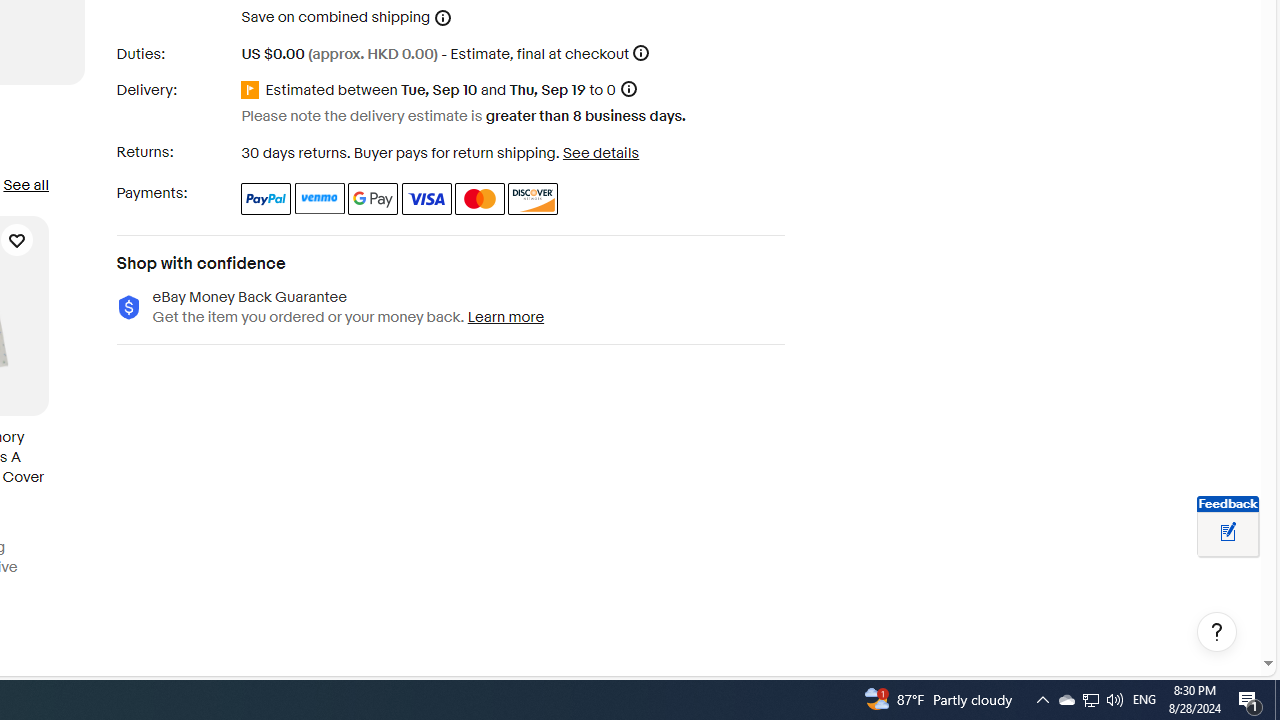  What do you see at coordinates (1227, 532) in the screenshot?
I see `'Leave feedback about your eBay ViewItem experience'` at bounding box center [1227, 532].